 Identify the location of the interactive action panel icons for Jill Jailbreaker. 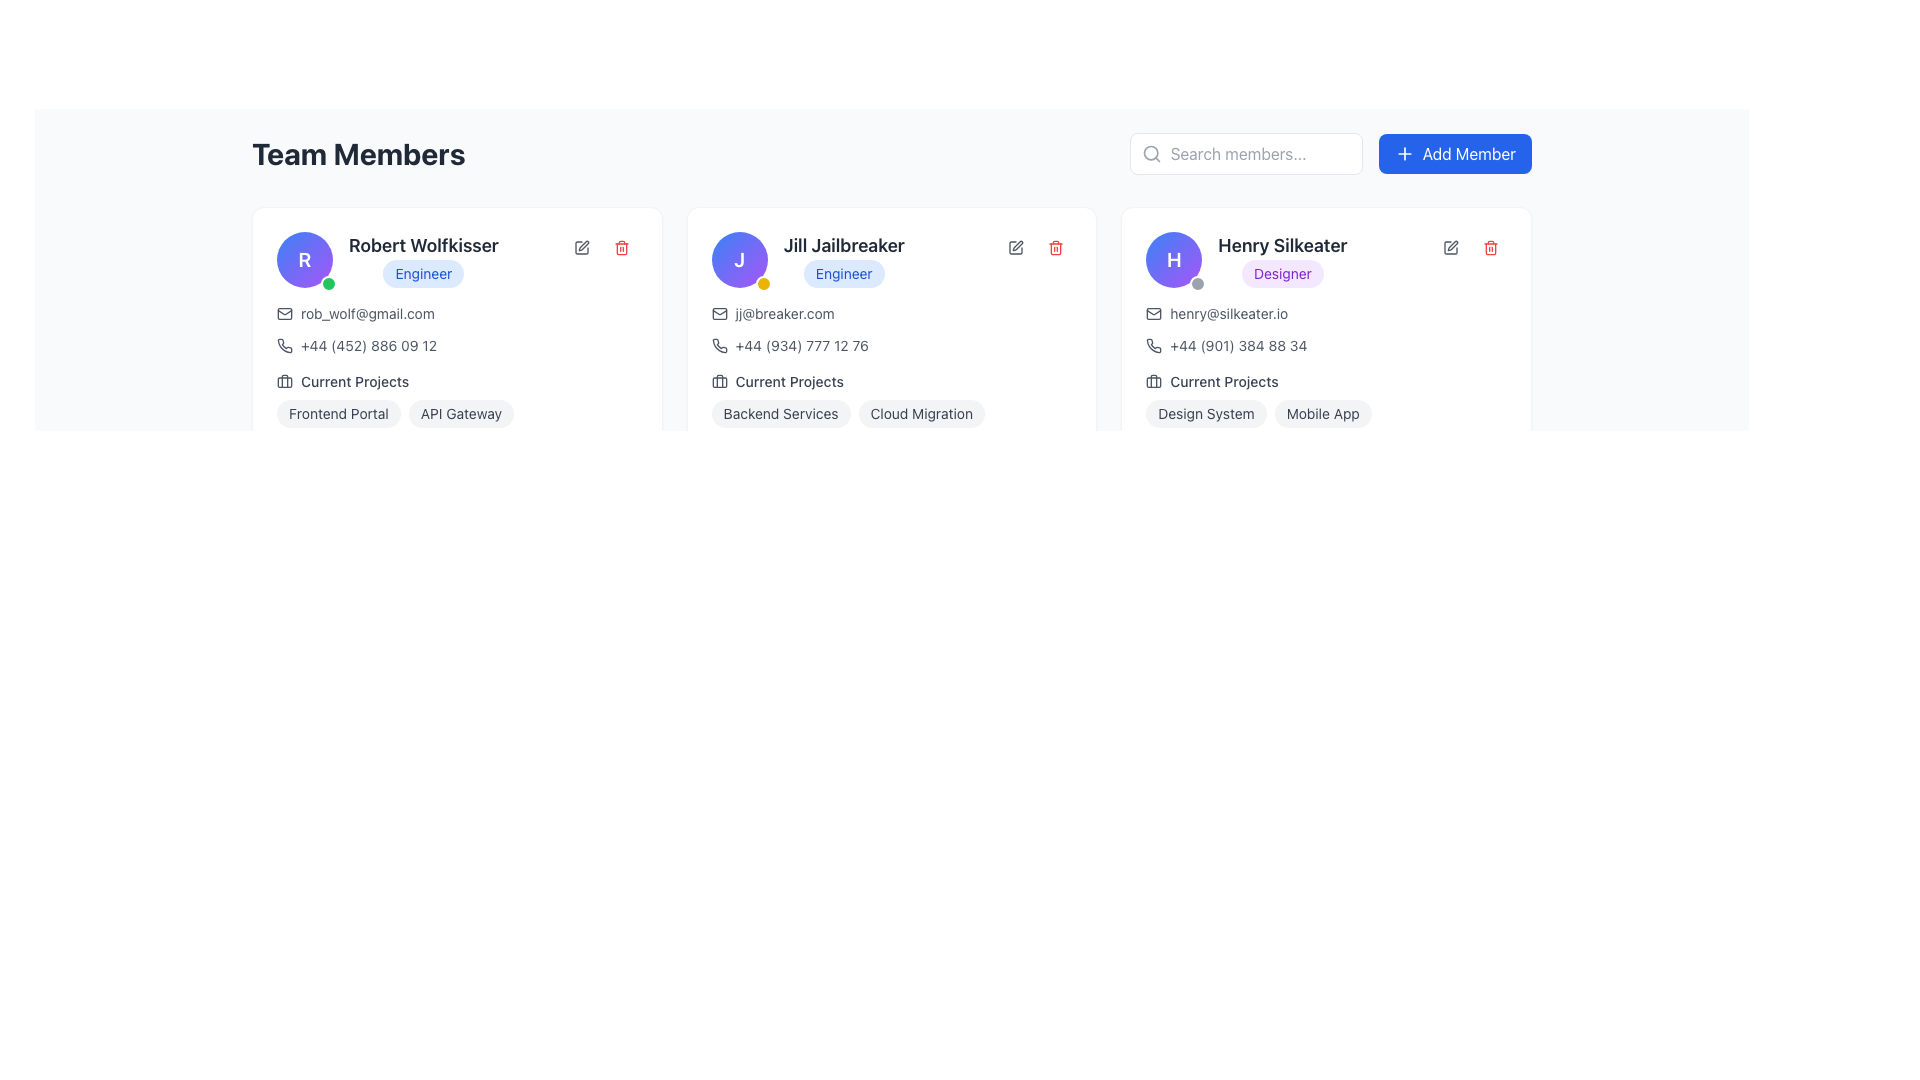
(1036, 246).